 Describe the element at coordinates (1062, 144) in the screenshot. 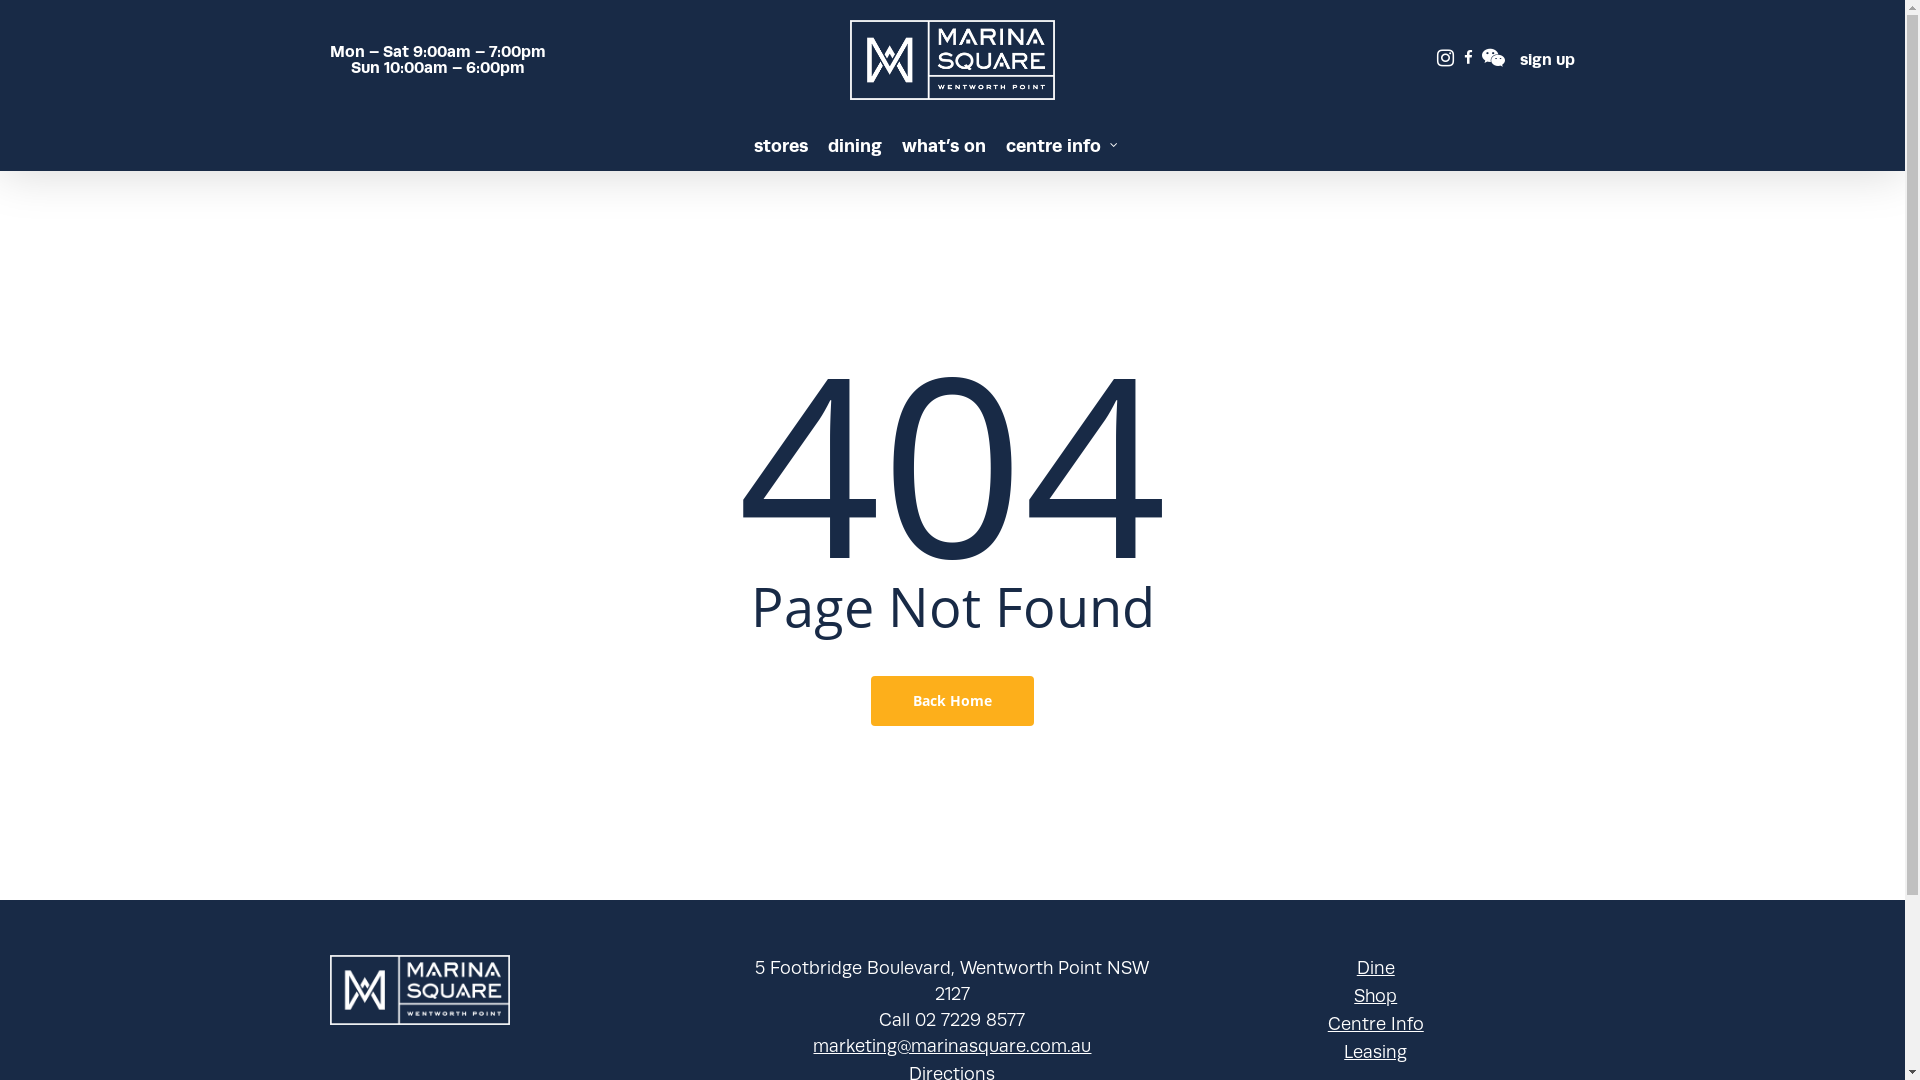

I see `'centre info'` at that location.